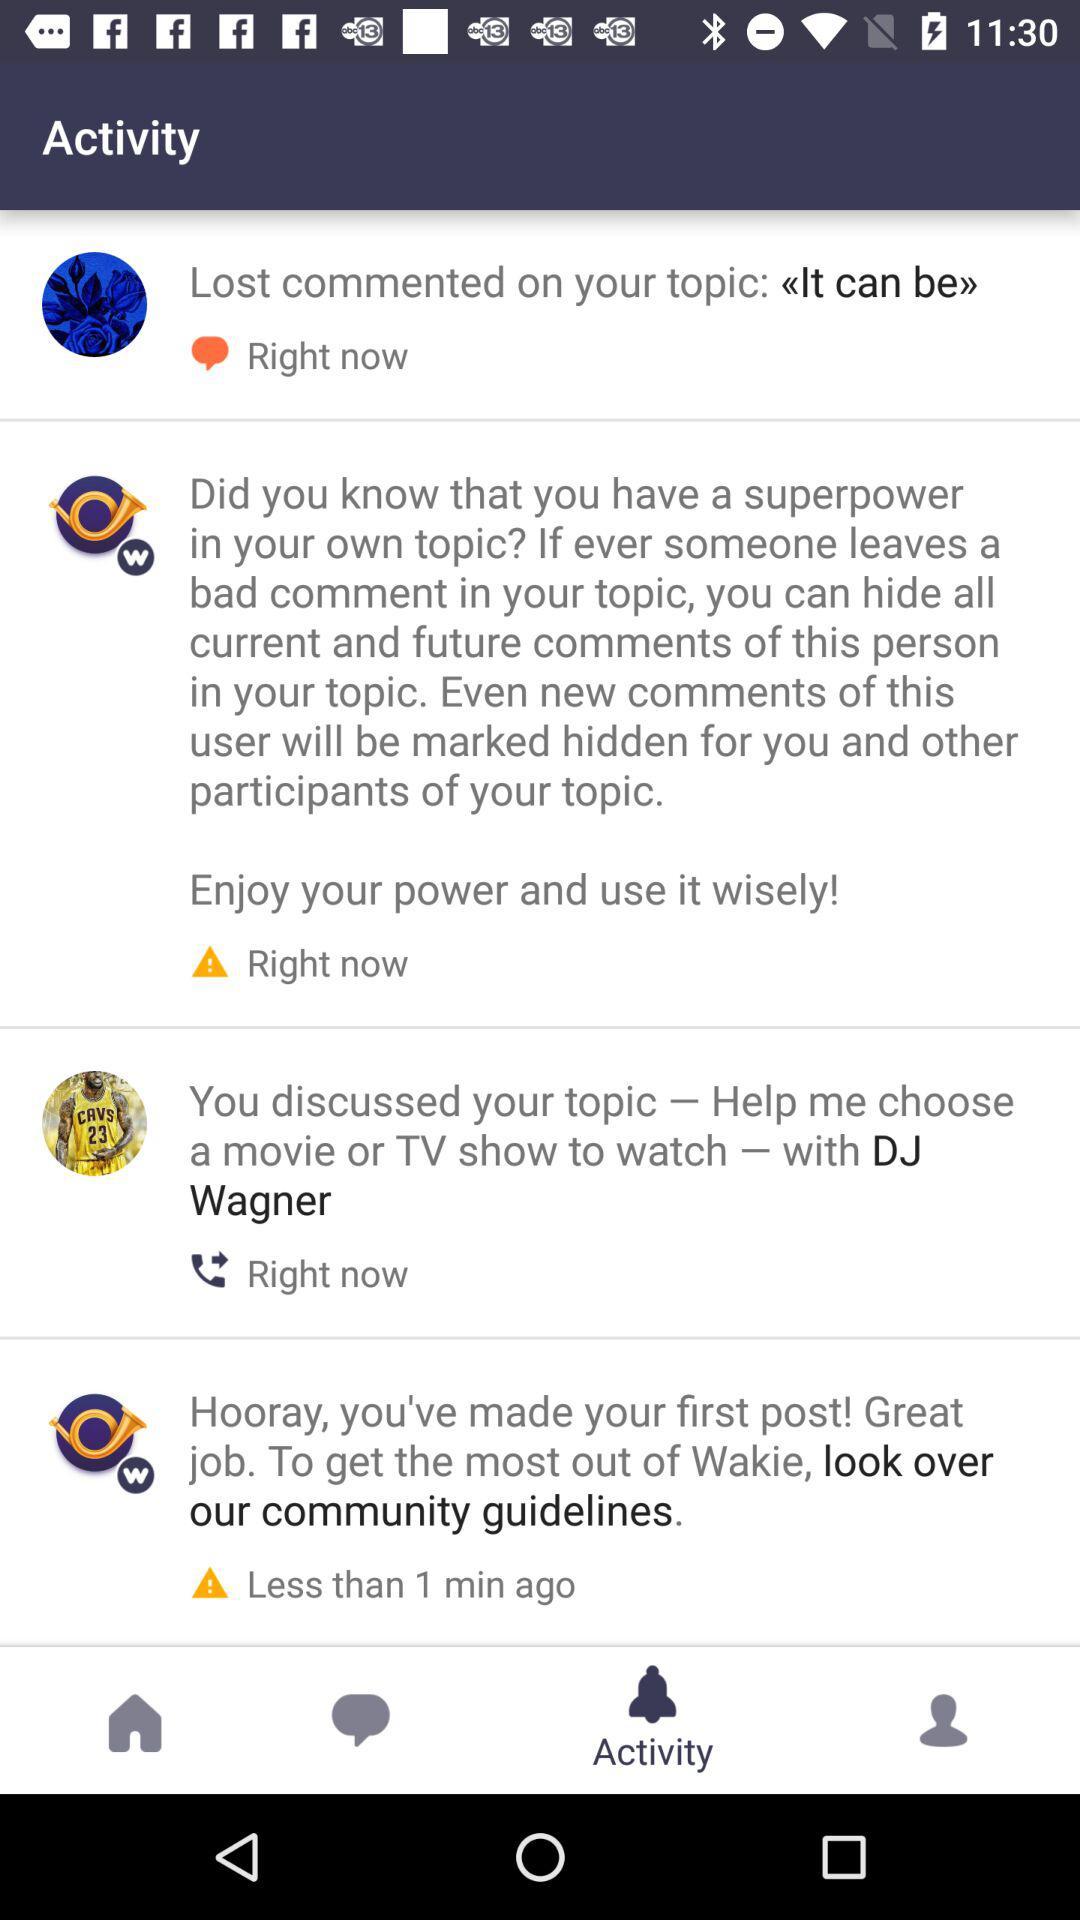 The height and width of the screenshot is (1920, 1080). What do you see at coordinates (94, 303) in the screenshot?
I see `avatar for user` at bounding box center [94, 303].